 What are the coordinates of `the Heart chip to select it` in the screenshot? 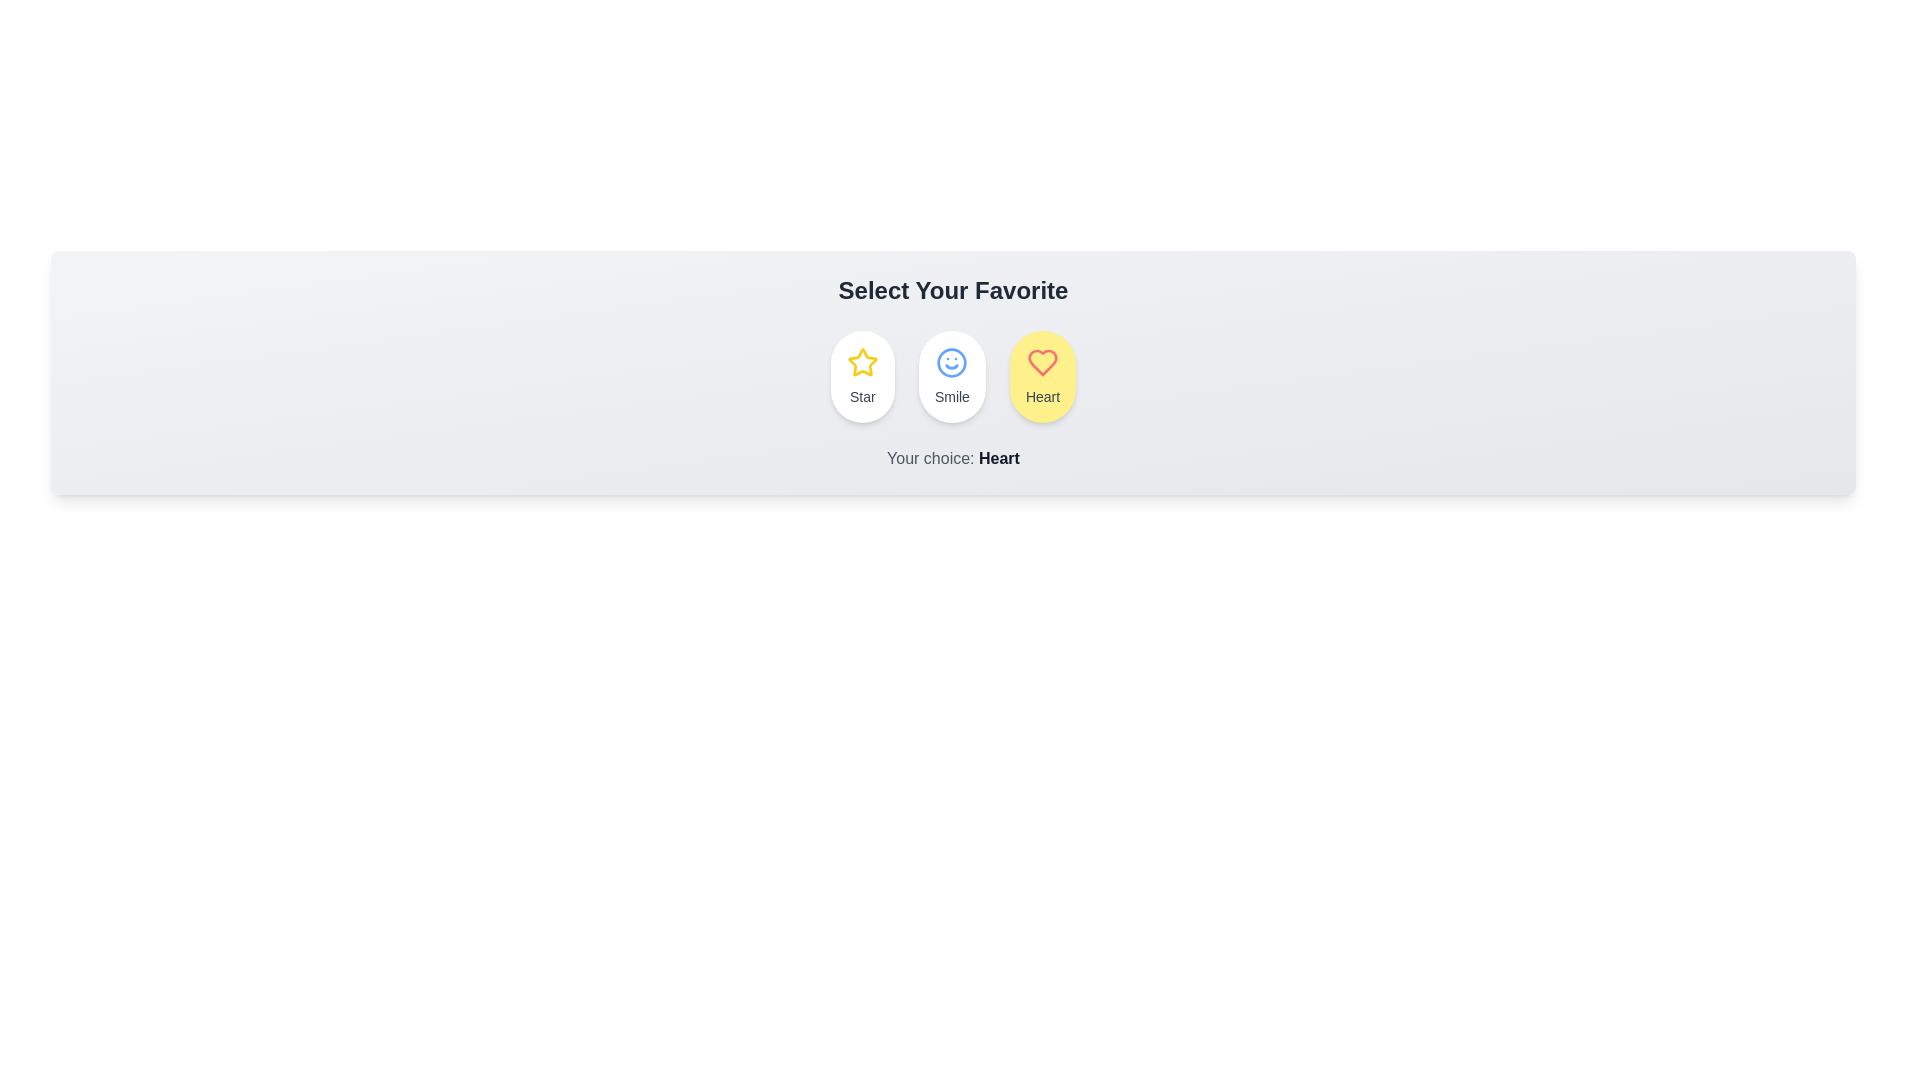 It's located at (1041, 377).